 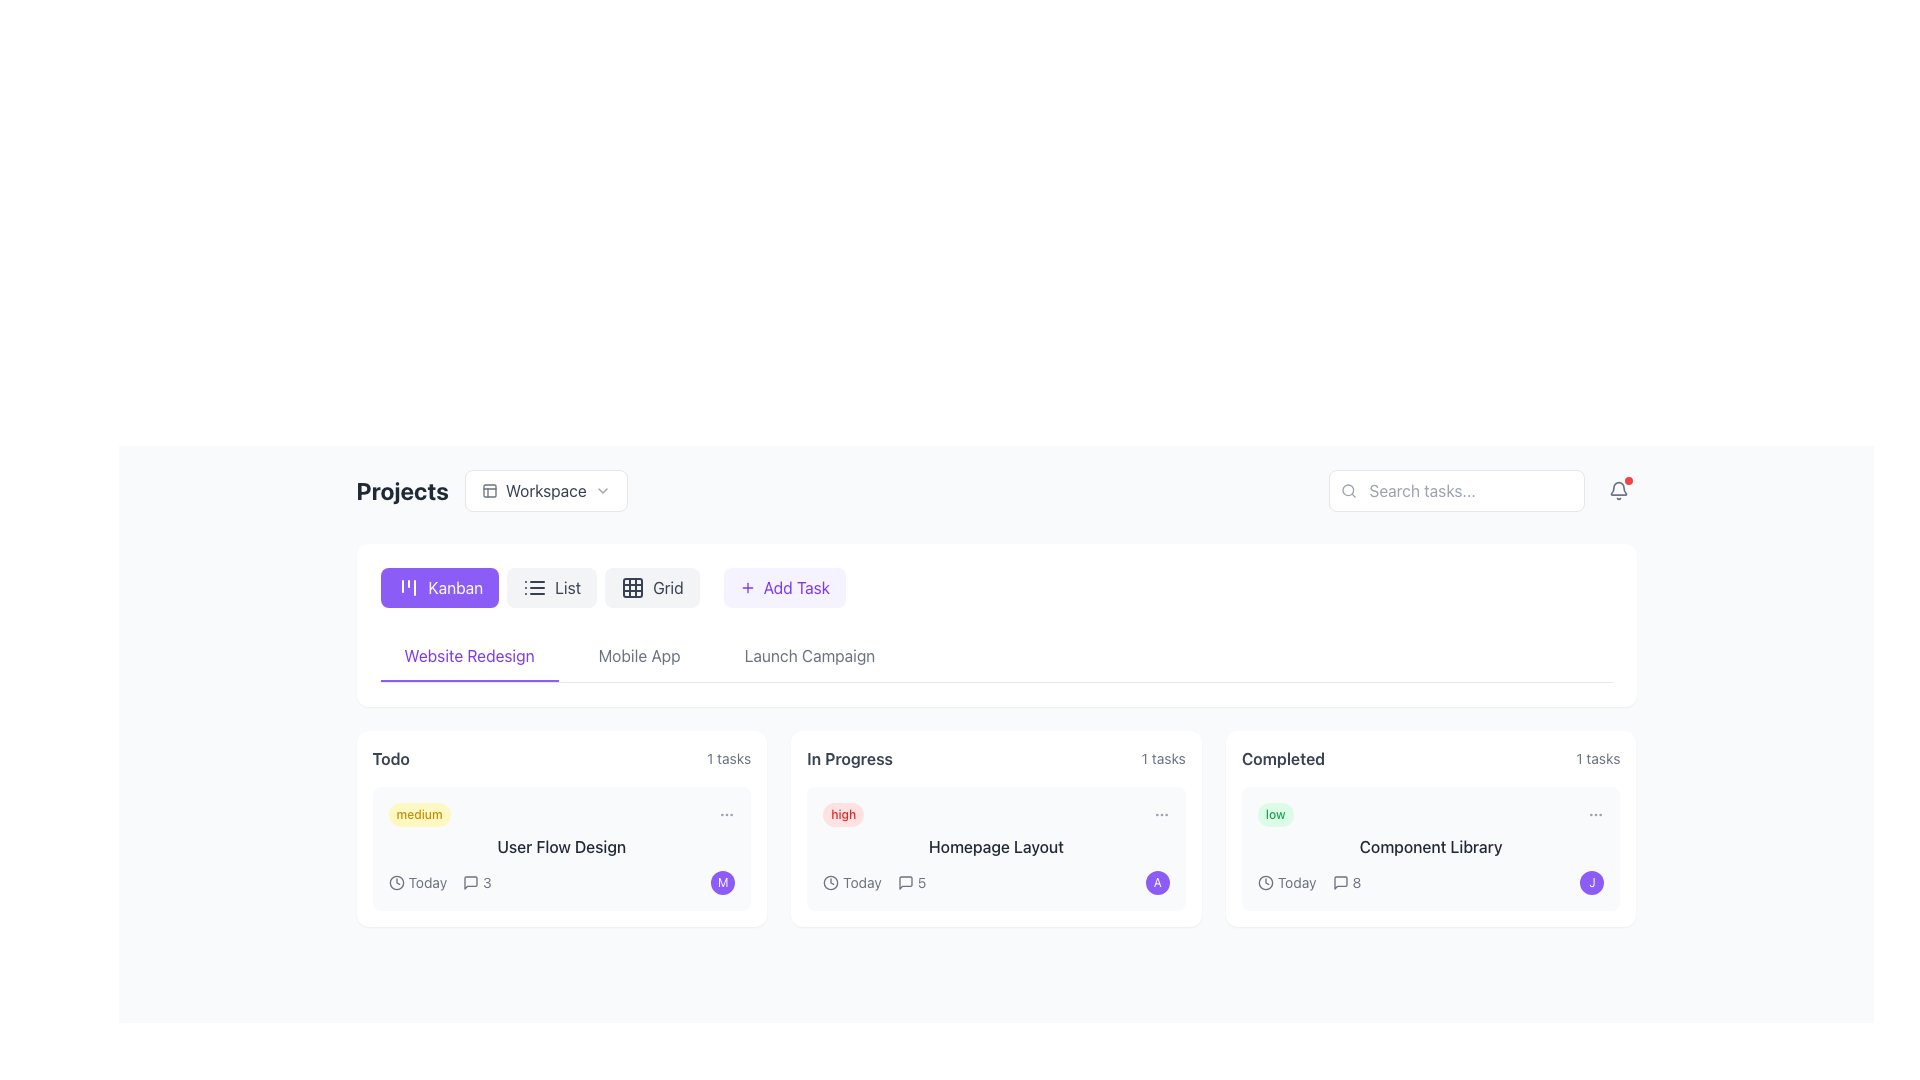 What do you see at coordinates (862, 882) in the screenshot?
I see `the static text indicating the due date of the task labeled 'Homepage Layout' in the 'In Progress' section, which is adjacent to a clock icon` at bounding box center [862, 882].